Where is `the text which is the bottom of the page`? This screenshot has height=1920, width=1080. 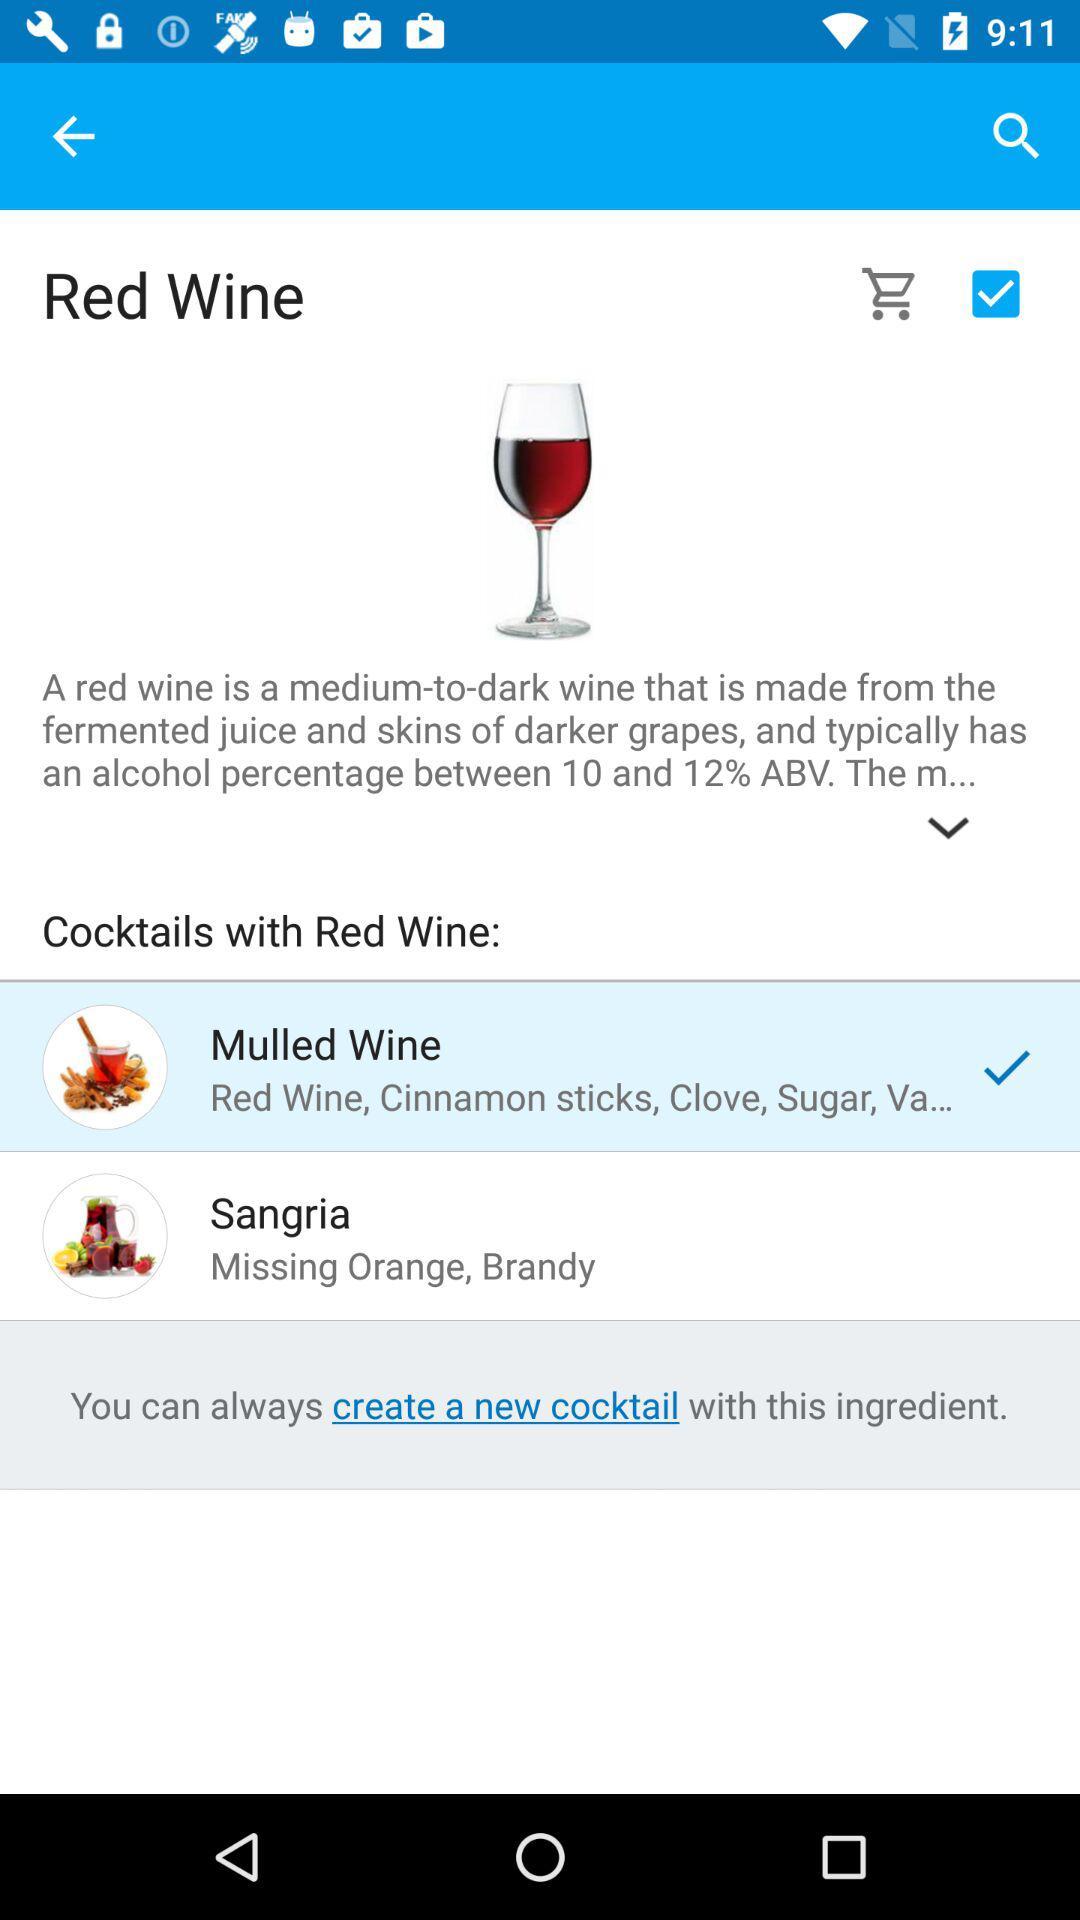 the text which is the bottom of the page is located at coordinates (540, 1404).